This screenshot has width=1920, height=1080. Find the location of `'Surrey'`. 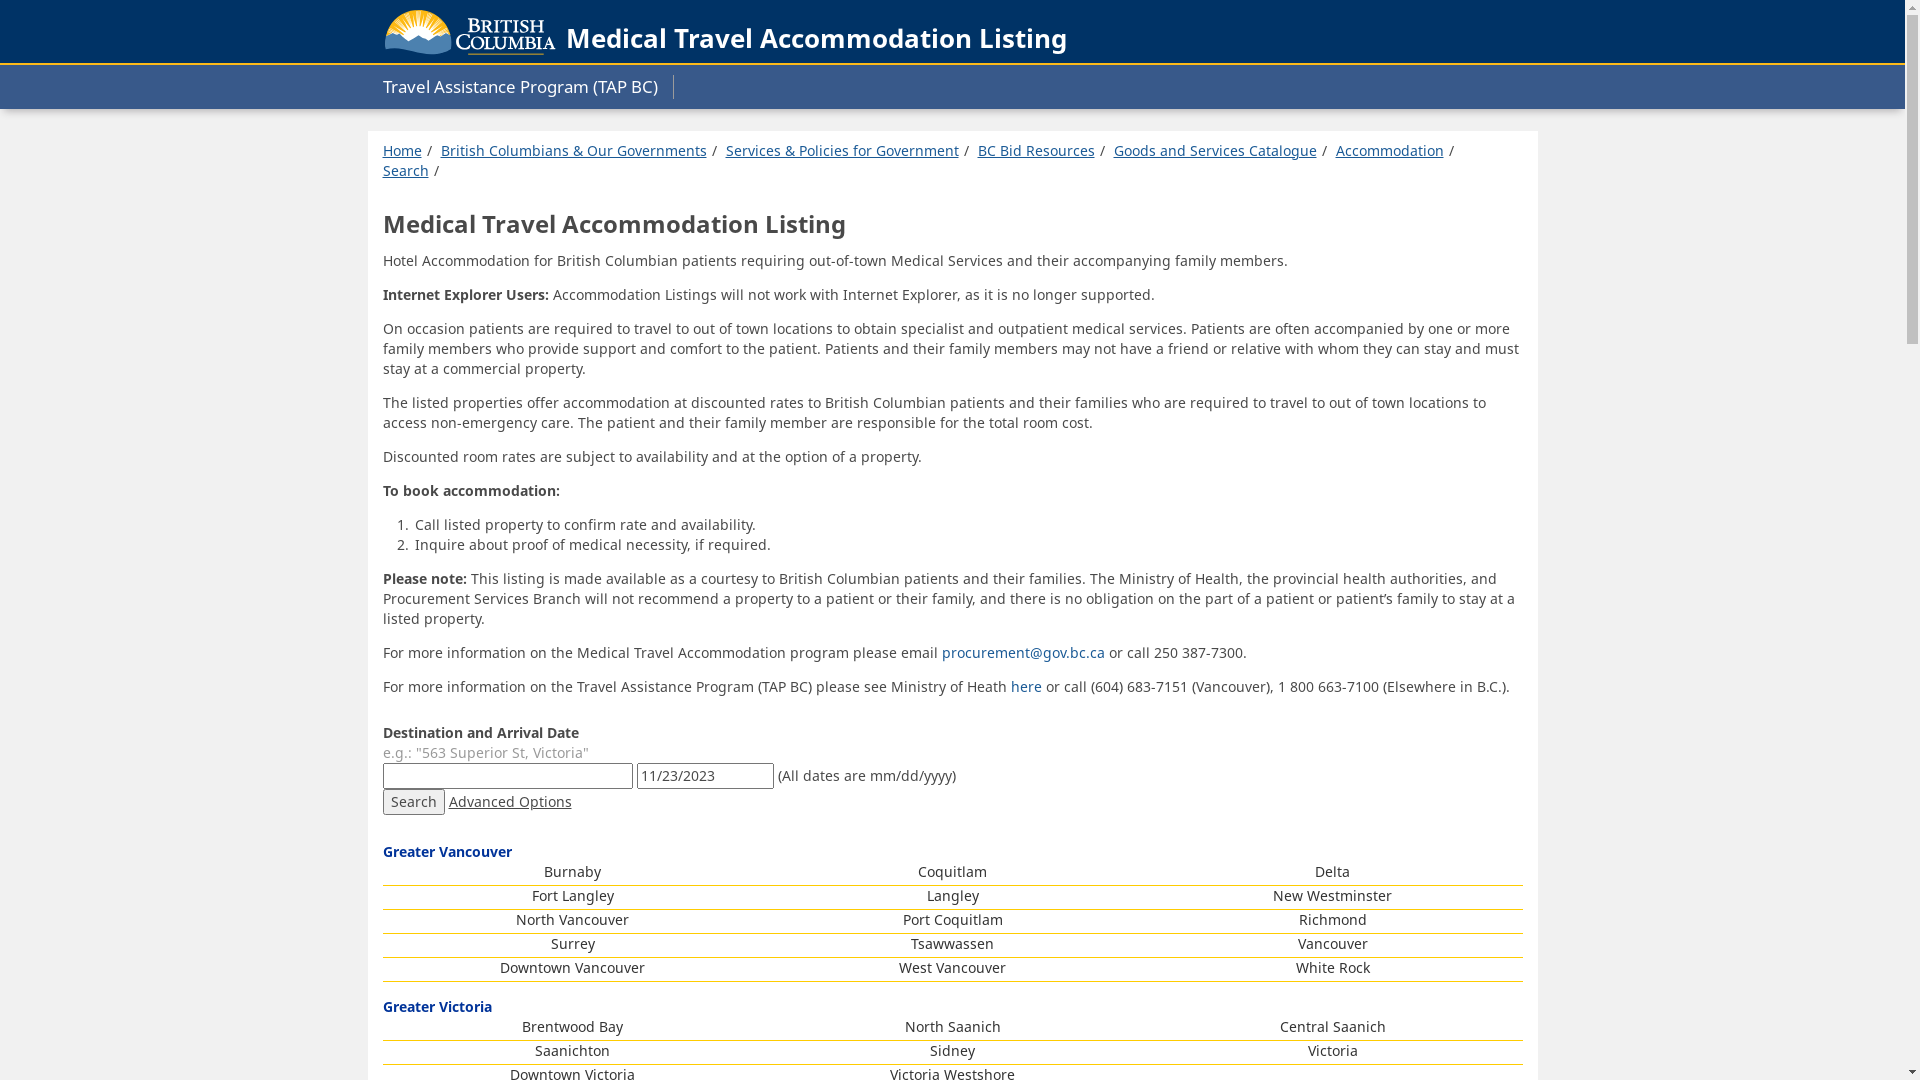

'Surrey' is located at coordinates (570, 943).